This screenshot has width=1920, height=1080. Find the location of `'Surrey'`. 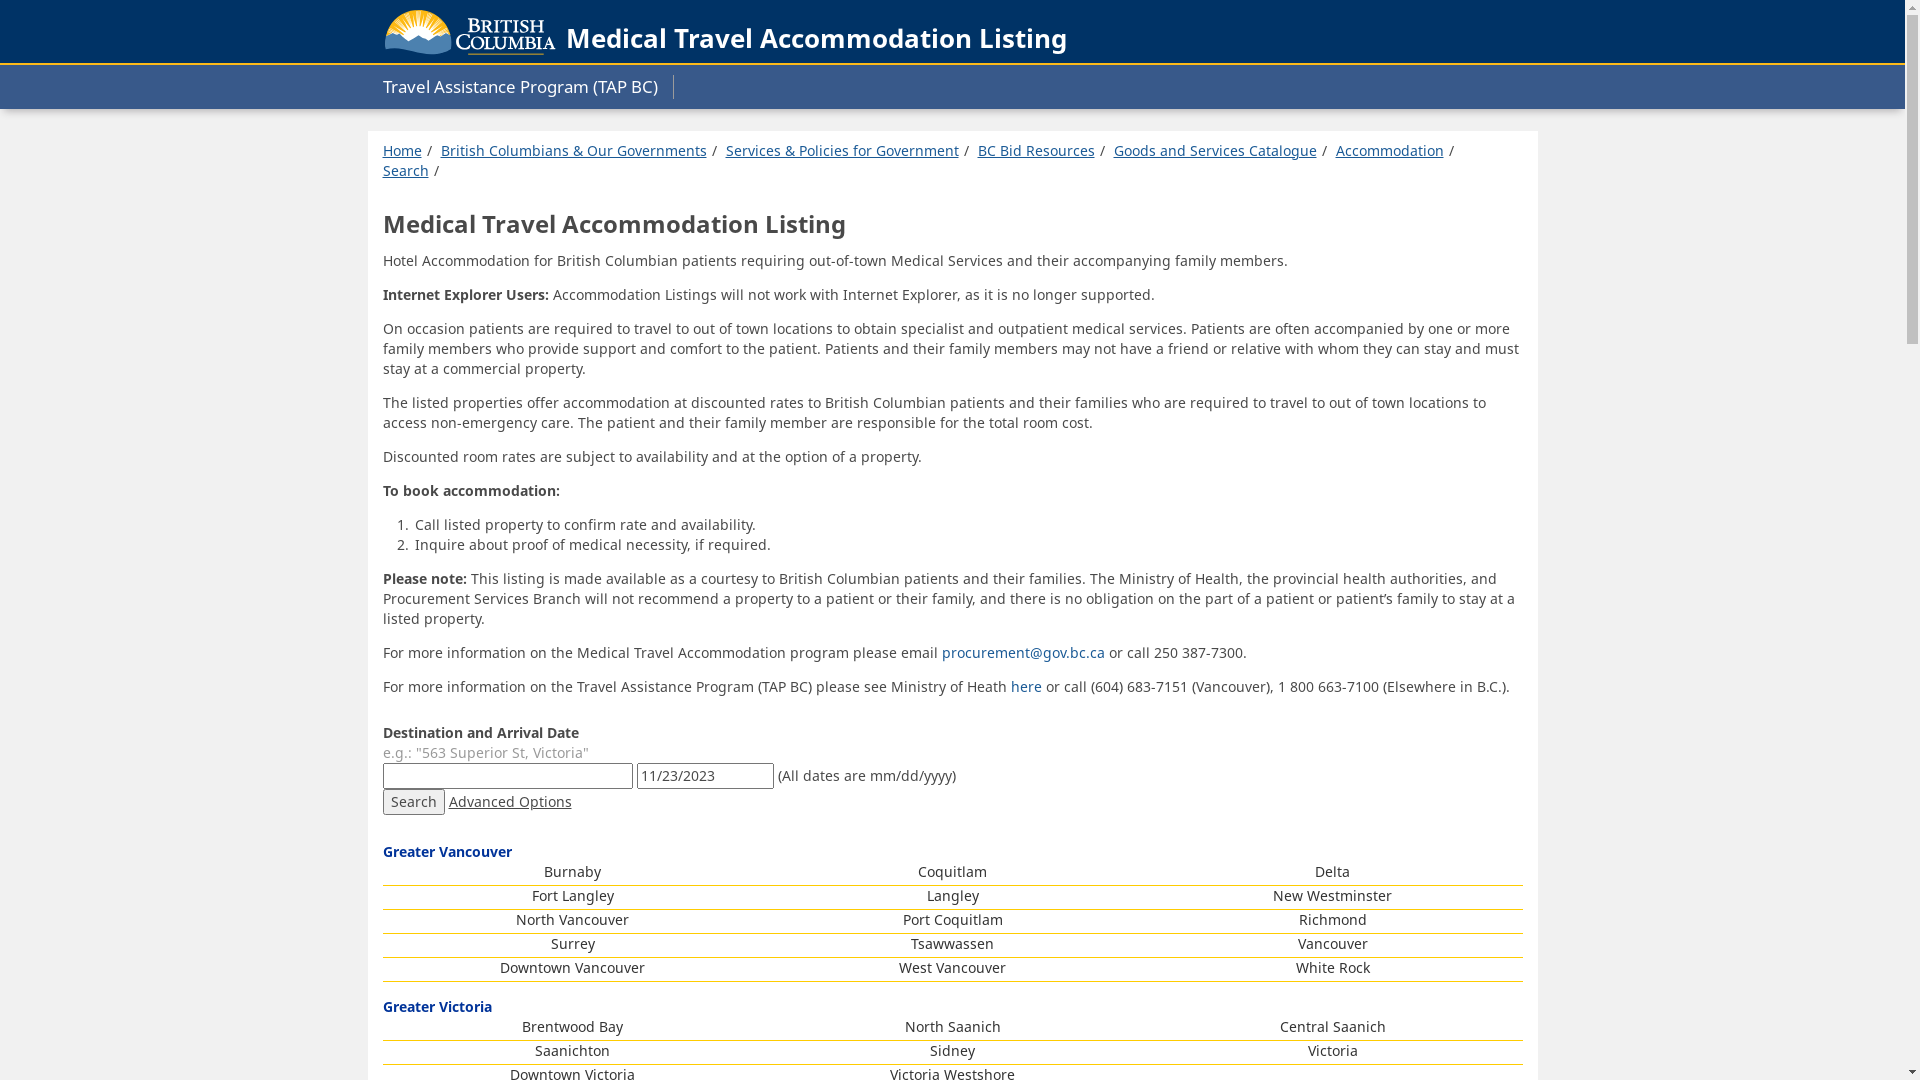

'Surrey' is located at coordinates (570, 943).